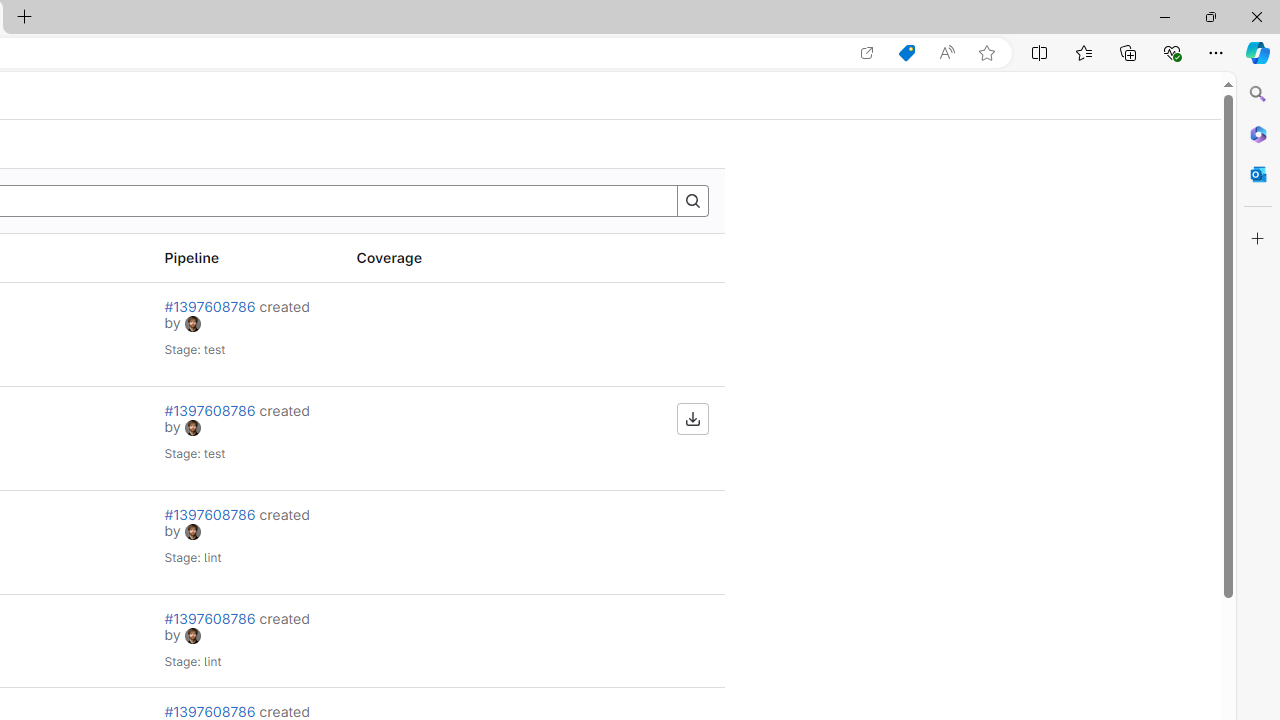 Image resolution: width=1280 pixels, height=720 pixels. What do you see at coordinates (243, 257) in the screenshot?
I see `'Pipeline'` at bounding box center [243, 257].